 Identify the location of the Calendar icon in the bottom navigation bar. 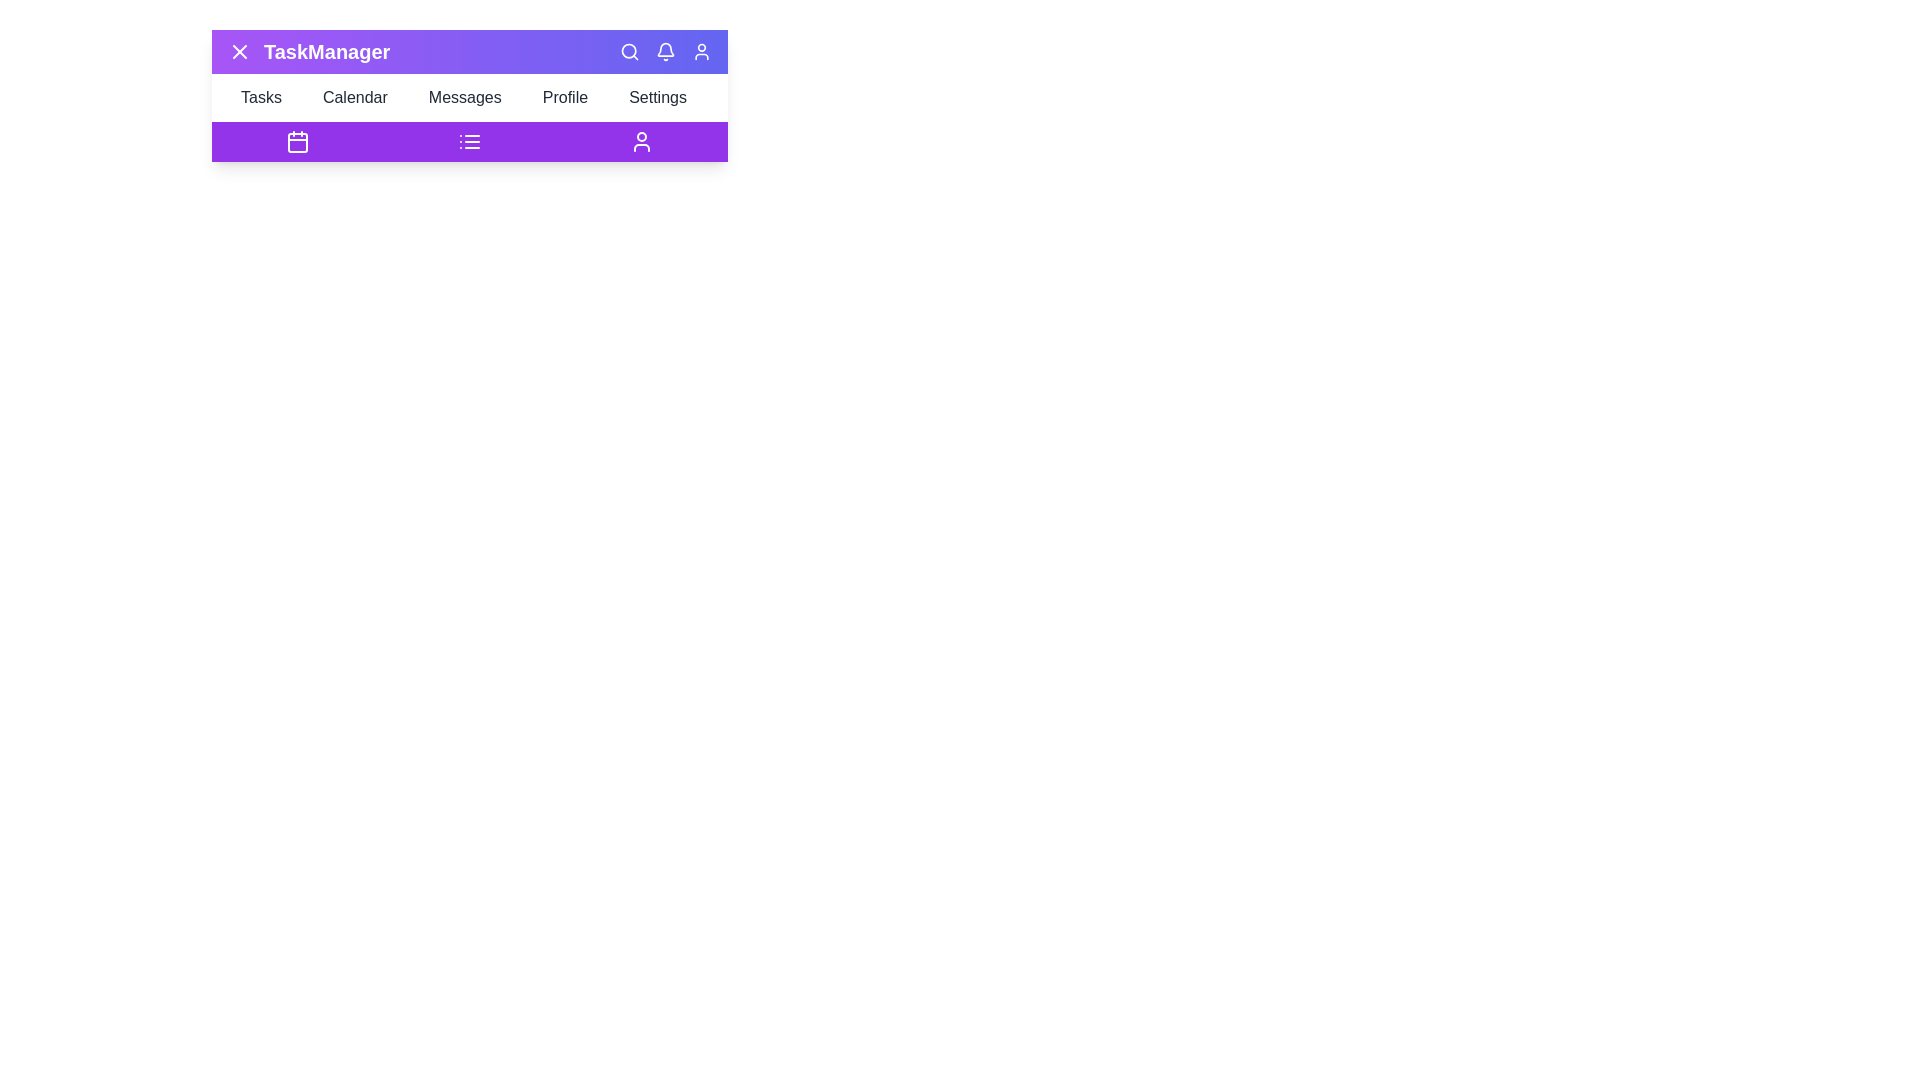
(296, 141).